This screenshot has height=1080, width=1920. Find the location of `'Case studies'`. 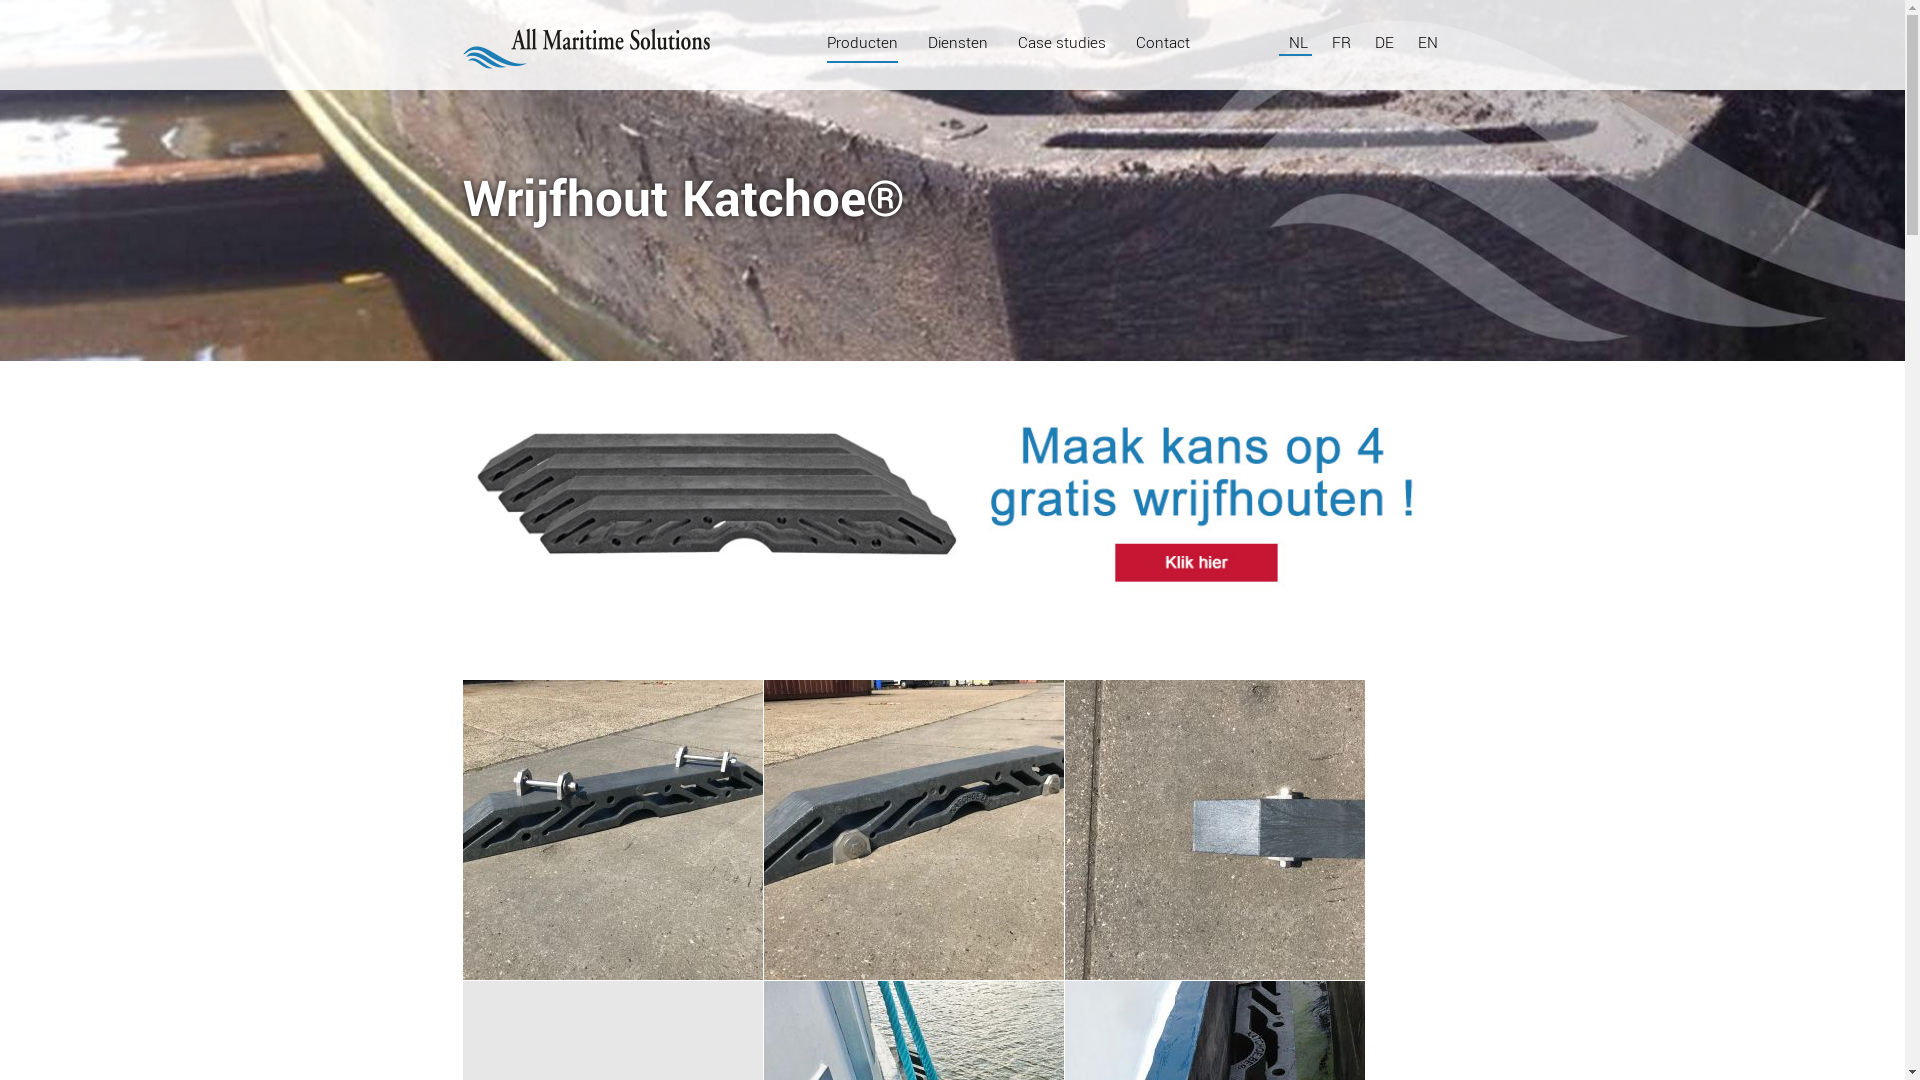

'Case studies' is located at coordinates (1060, 42).